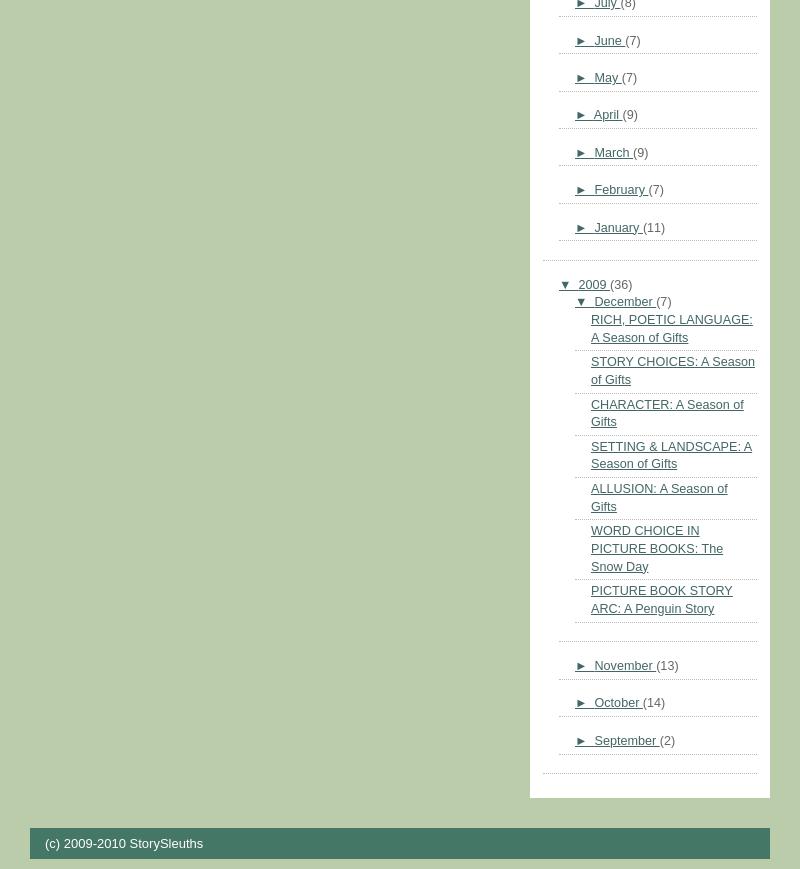  Describe the element at coordinates (613, 150) in the screenshot. I see `'March'` at that location.